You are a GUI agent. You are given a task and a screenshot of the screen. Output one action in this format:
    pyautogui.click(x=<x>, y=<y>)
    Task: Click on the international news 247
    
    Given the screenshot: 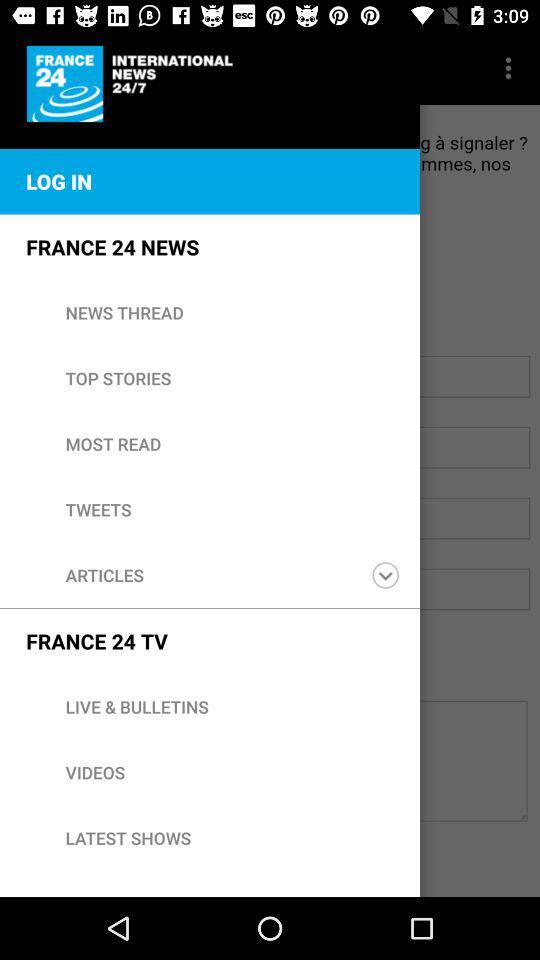 What is the action you would take?
    pyautogui.click(x=133, y=84)
    